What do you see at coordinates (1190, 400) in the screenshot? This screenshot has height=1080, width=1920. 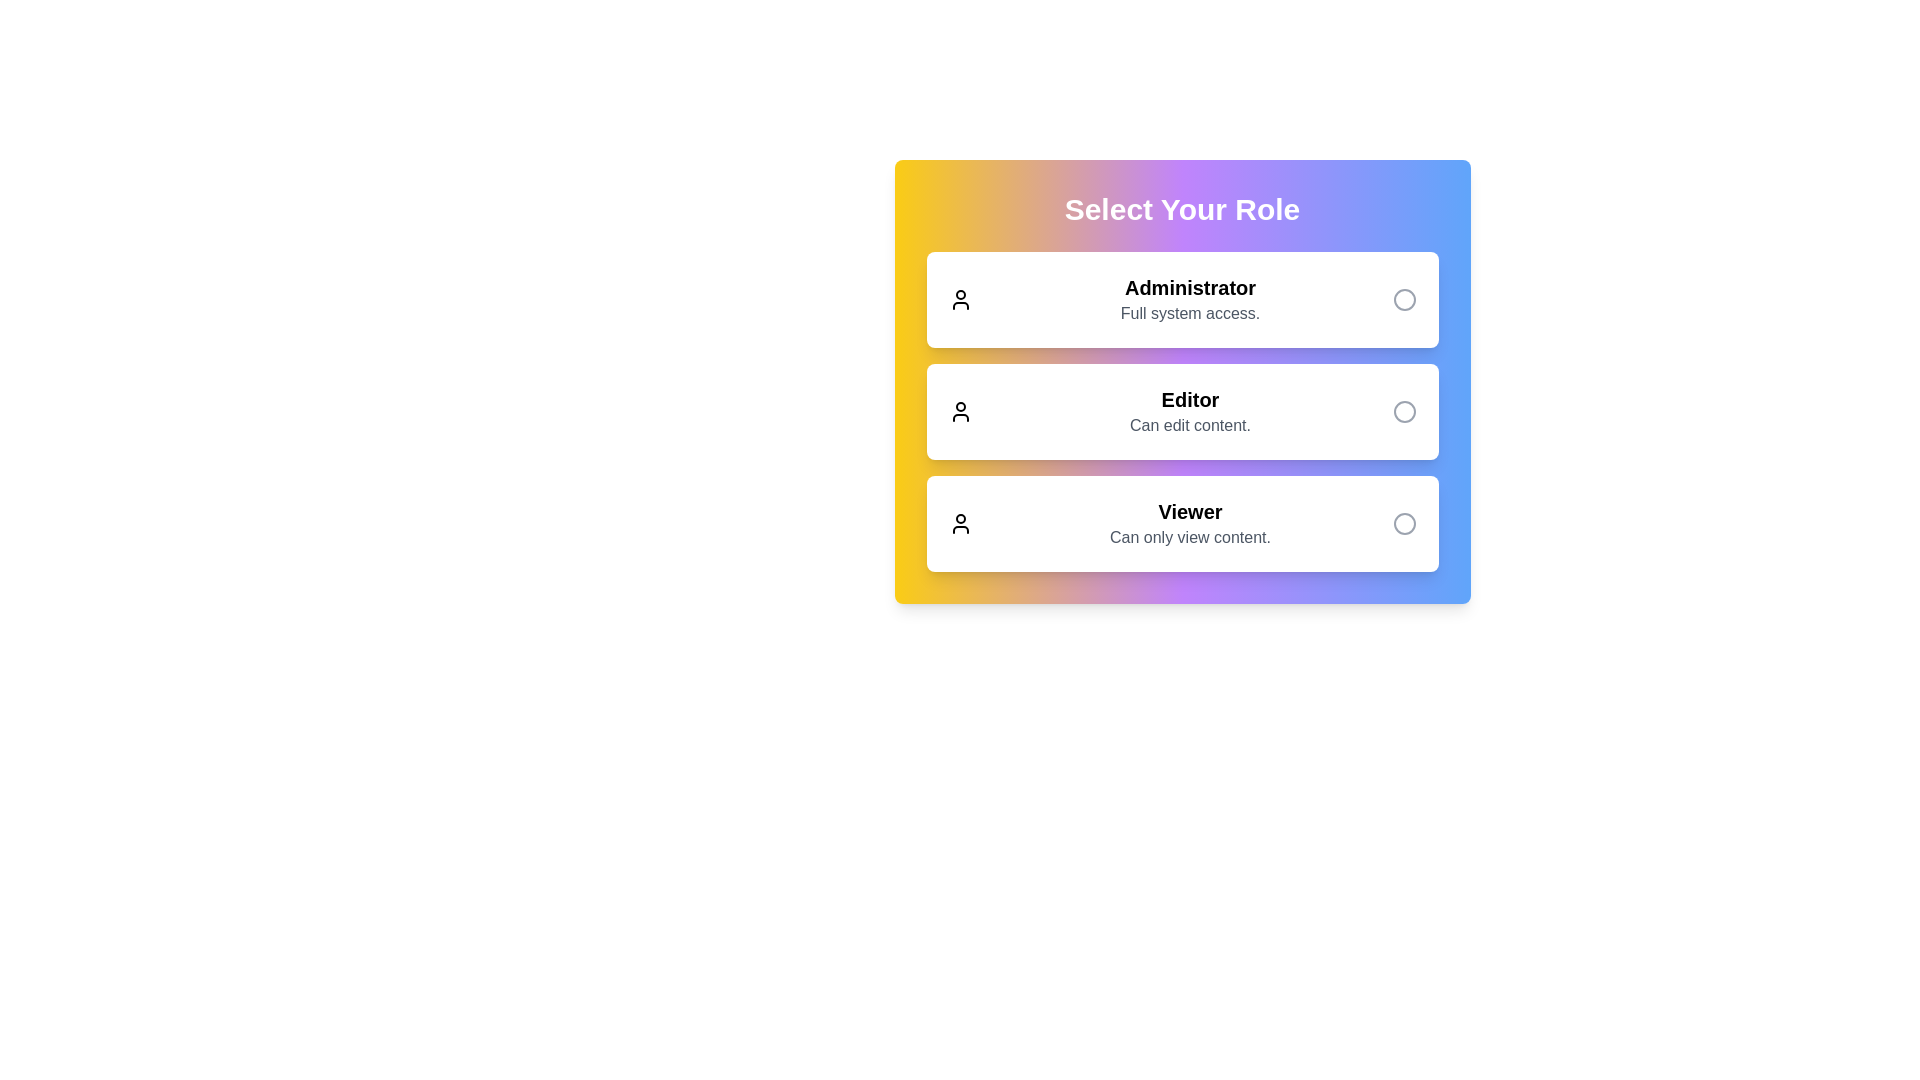 I see `the text label that serves as the title for the section describing the role of 'Editor', which is positioned above the subtitle 'Can edit content.' in the middle option of the 'Select Your Role' section` at bounding box center [1190, 400].